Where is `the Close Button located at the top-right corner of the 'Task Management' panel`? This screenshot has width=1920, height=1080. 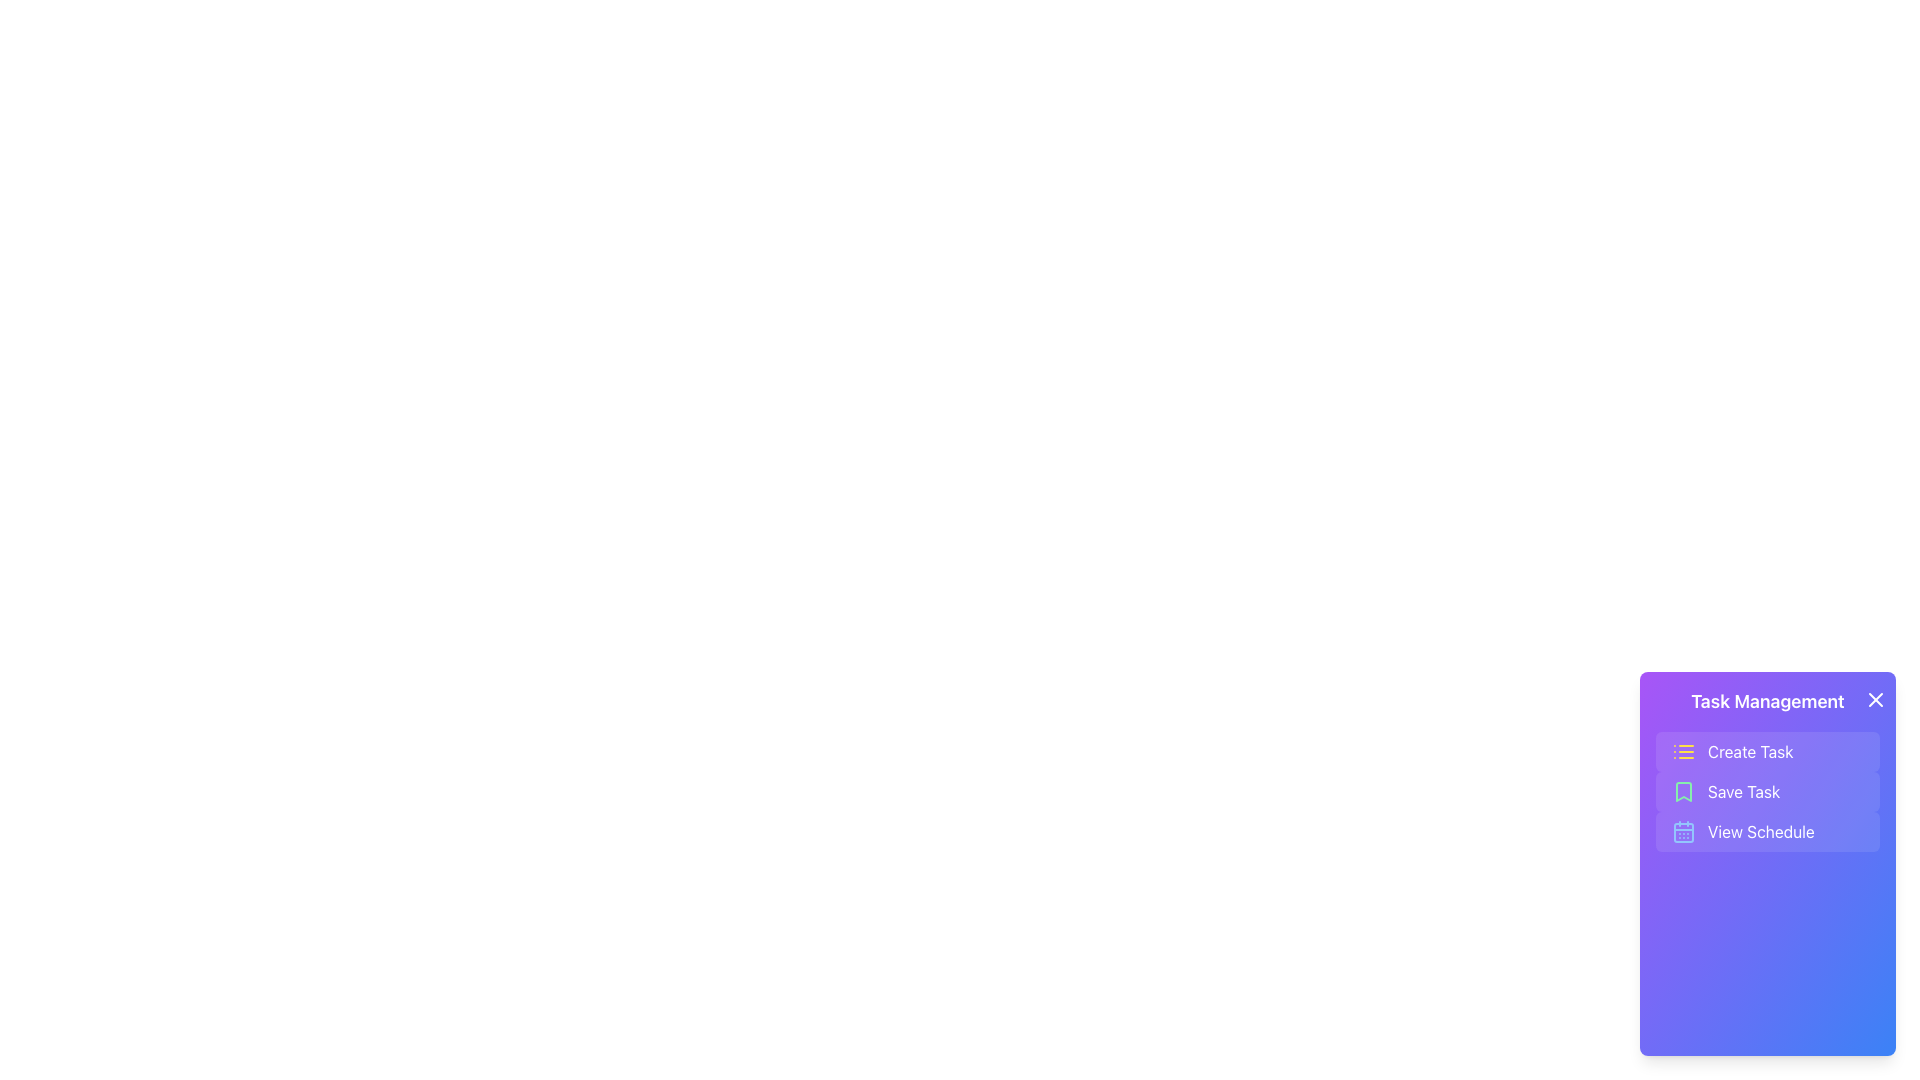 the Close Button located at the top-right corner of the 'Task Management' panel is located at coordinates (1875, 698).